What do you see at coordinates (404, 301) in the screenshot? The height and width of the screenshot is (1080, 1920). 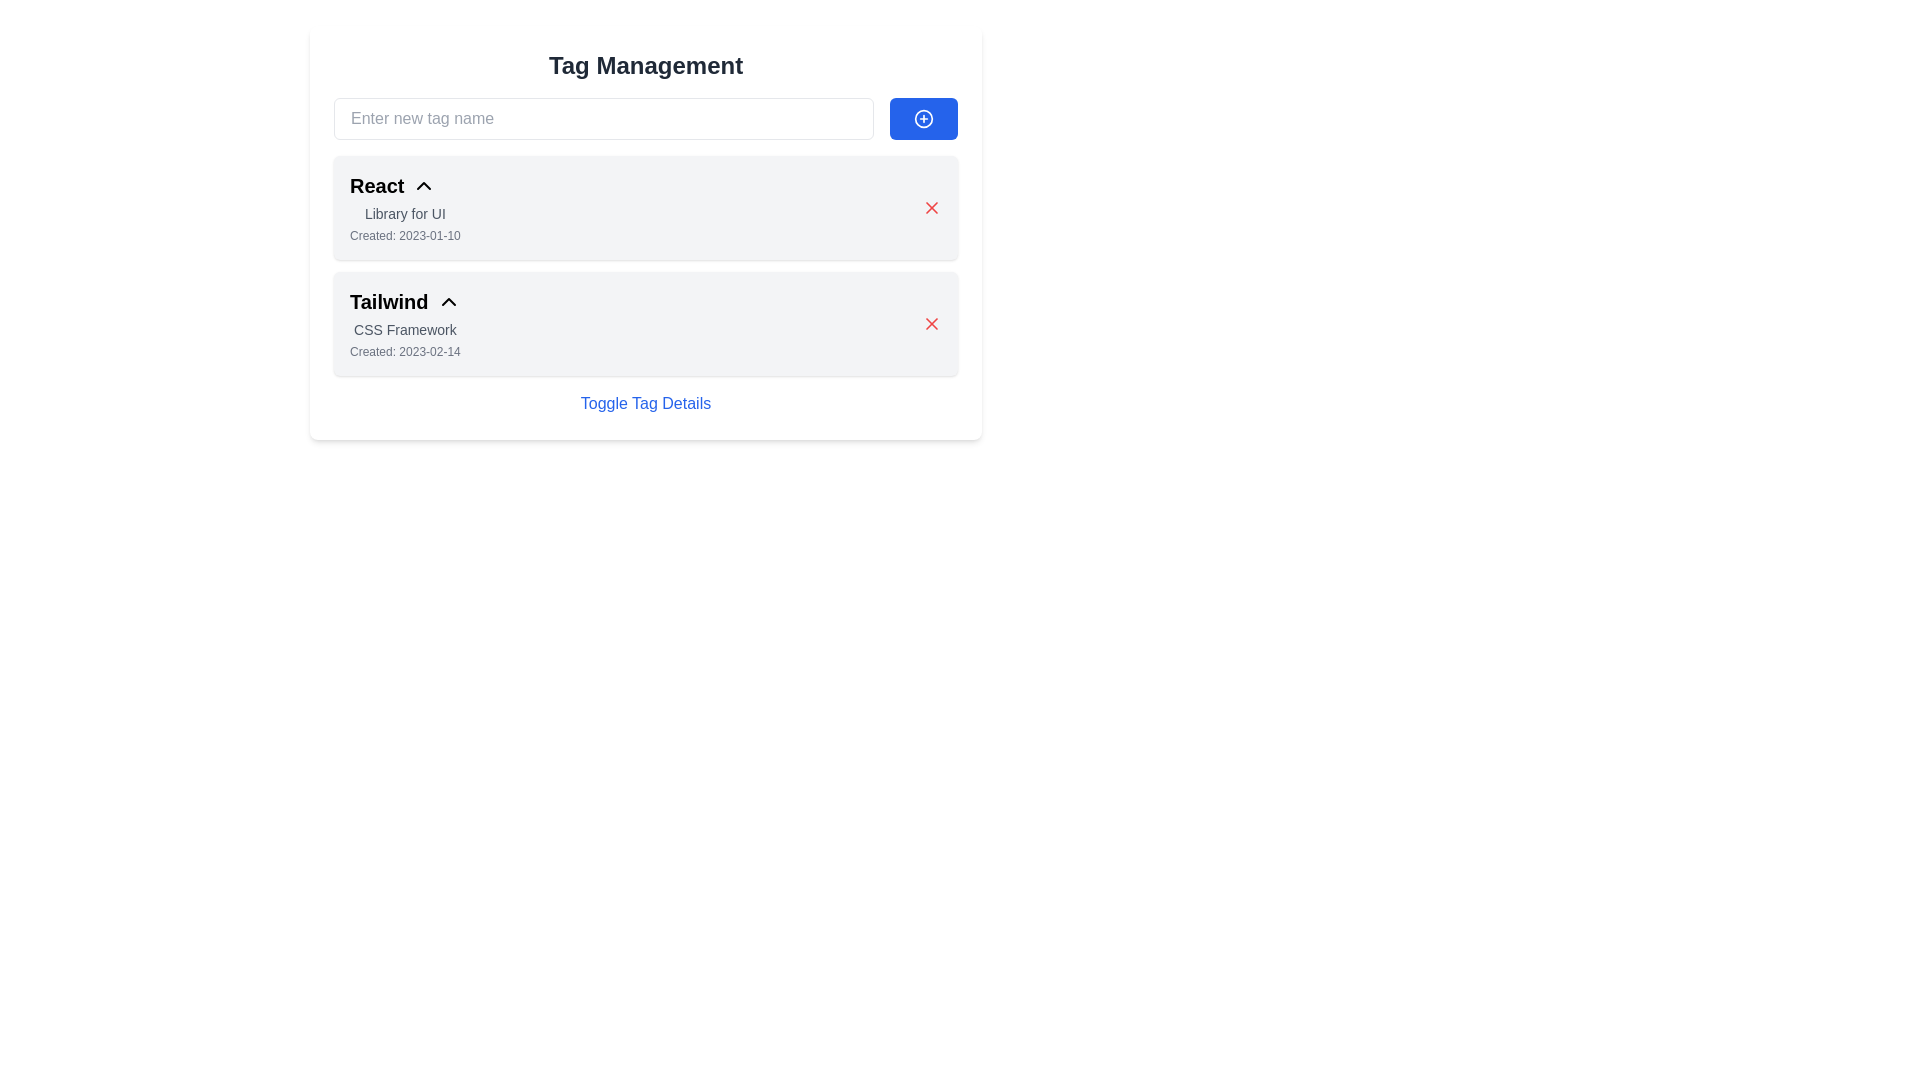 I see `the Text Header that serves as the title for the 'Tailwind' framework, located below the 'React' section` at bounding box center [404, 301].